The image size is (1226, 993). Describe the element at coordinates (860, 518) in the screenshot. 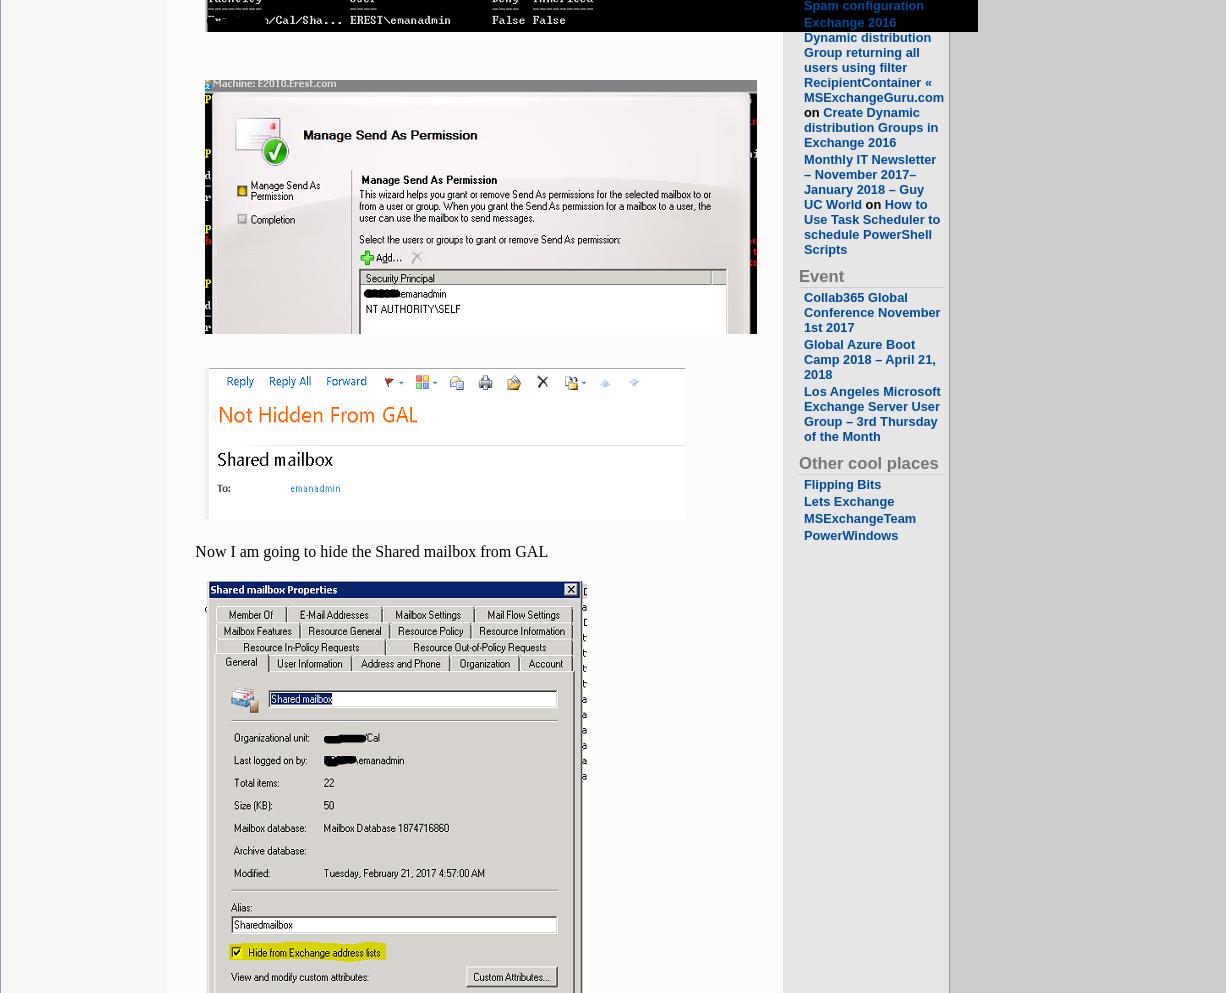

I see `'MSExchangeTeam'` at that location.